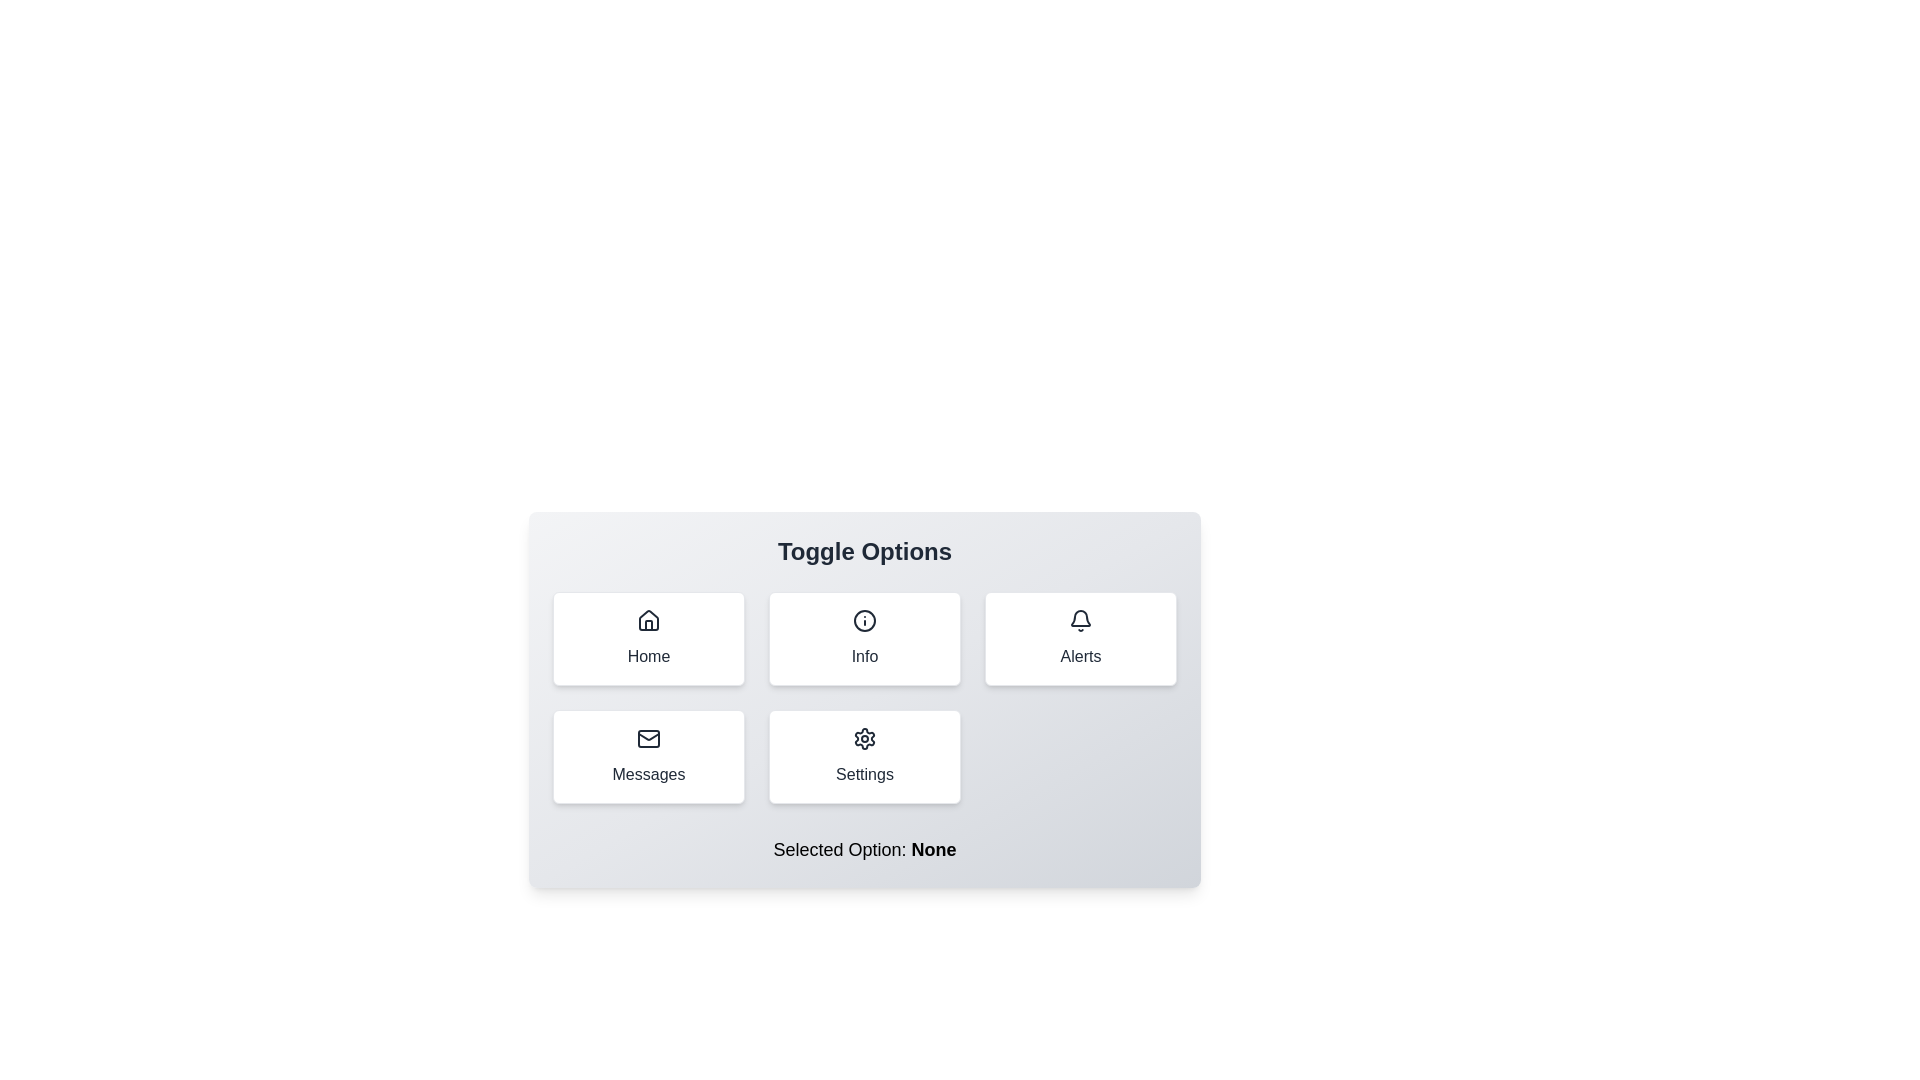 Image resolution: width=1920 pixels, height=1080 pixels. I want to click on the 'Home' icon which is centrally located within its card in the first column of the grid layout, indicating the 'Home' functionality, so click(648, 620).